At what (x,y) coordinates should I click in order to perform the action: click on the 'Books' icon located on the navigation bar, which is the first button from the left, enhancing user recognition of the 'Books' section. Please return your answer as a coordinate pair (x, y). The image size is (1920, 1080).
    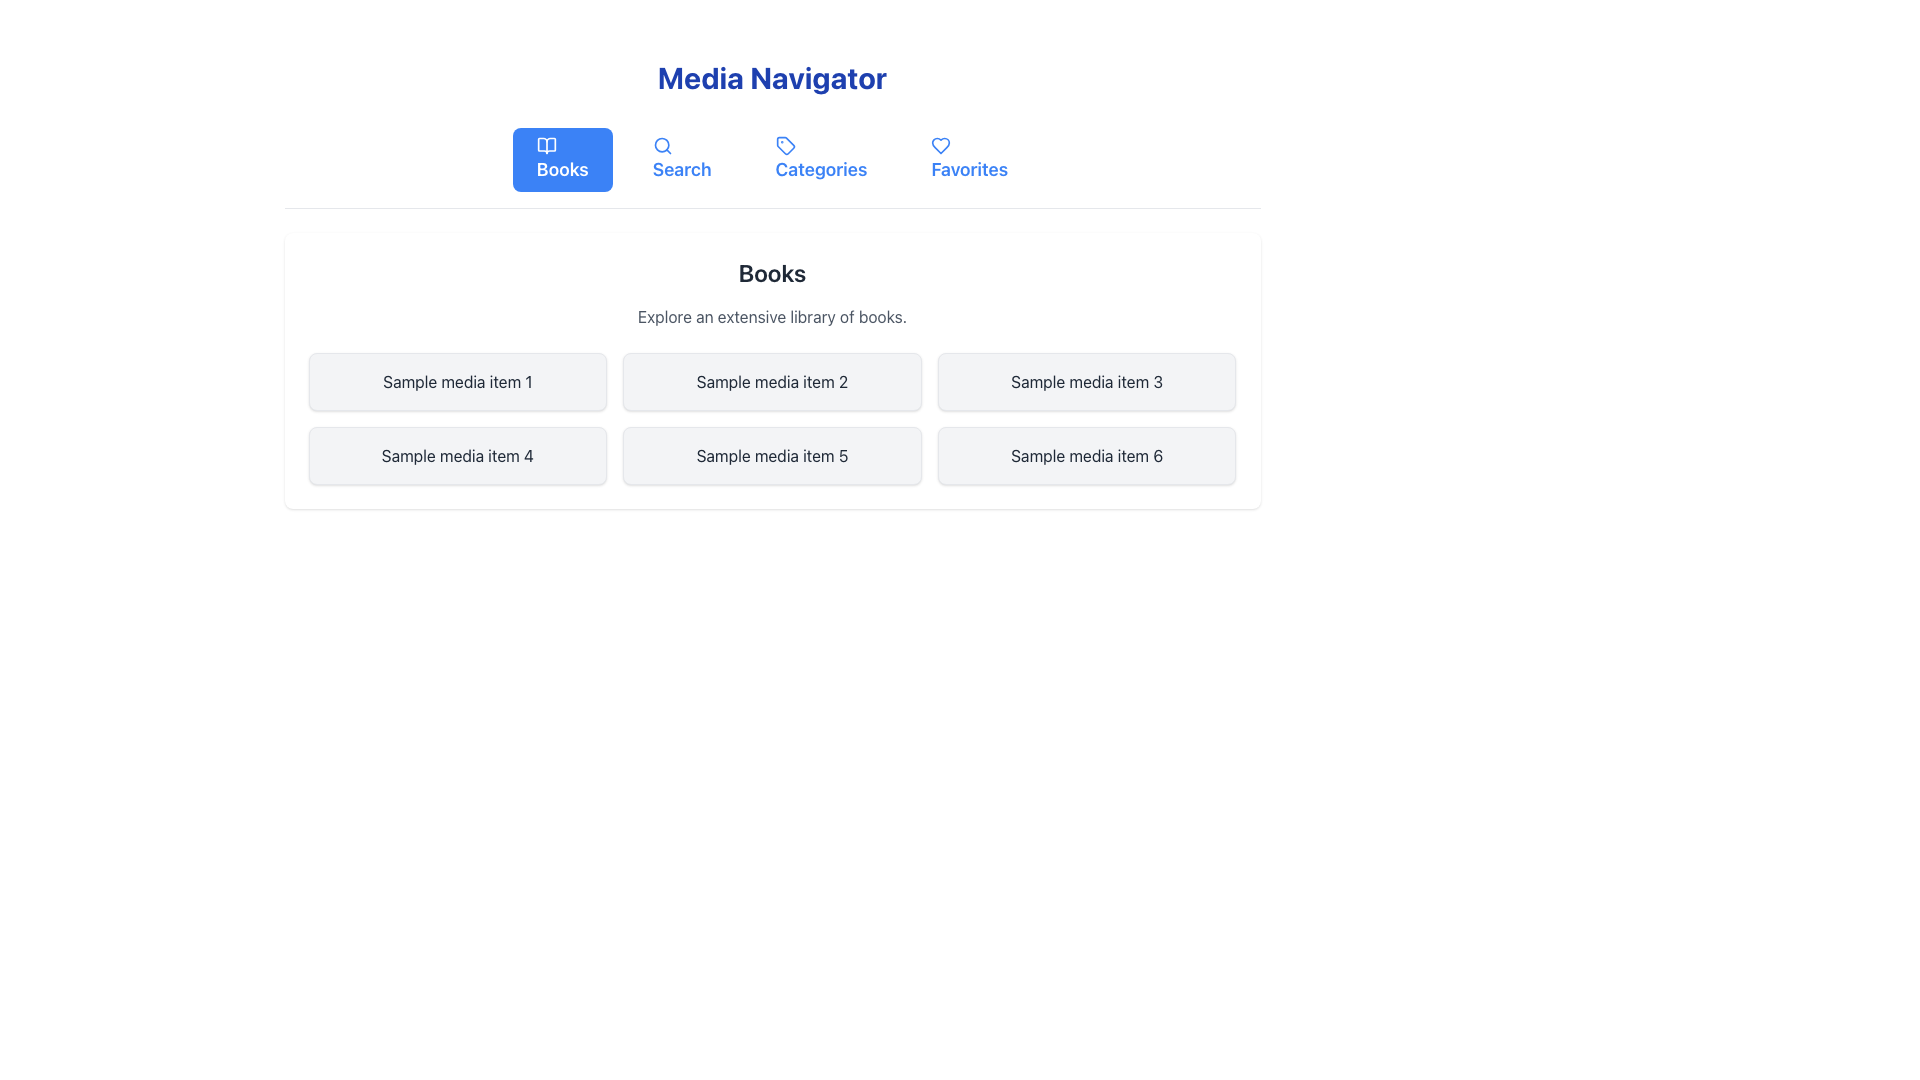
    Looking at the image, I should click on (546, 145).